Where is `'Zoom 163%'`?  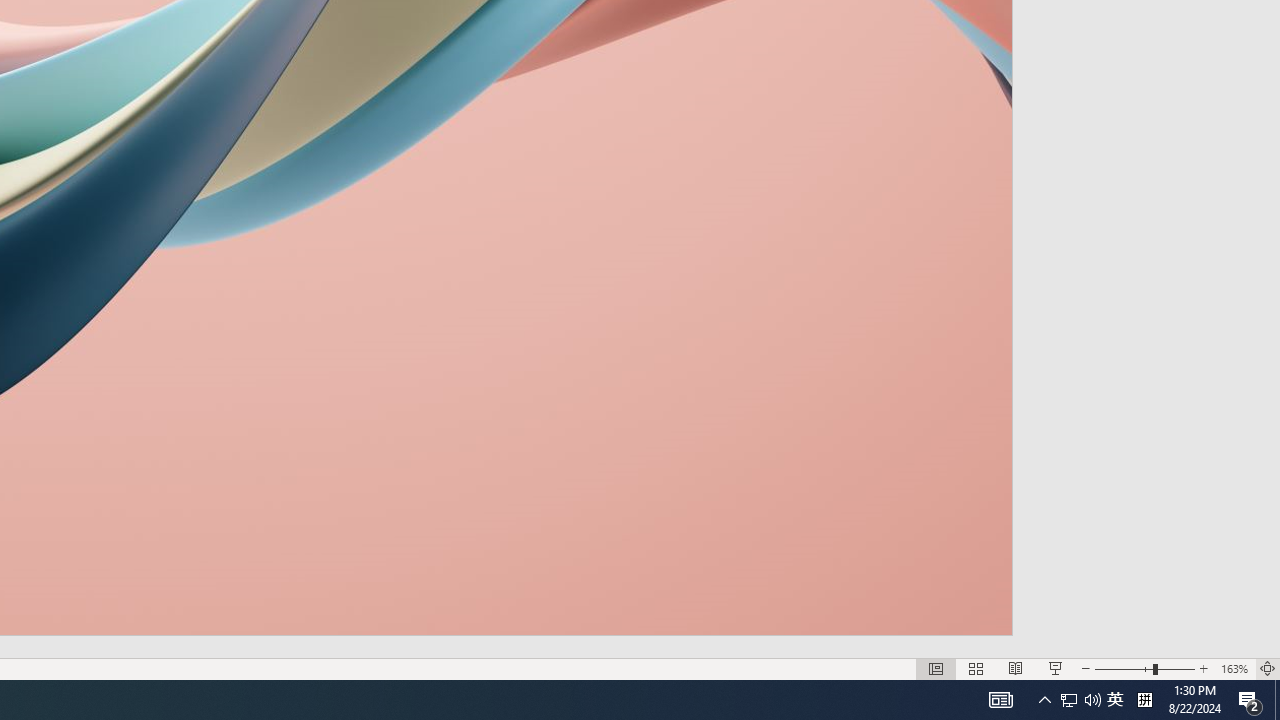 'Zoom 163%' is located at coordinates (1233, 669).